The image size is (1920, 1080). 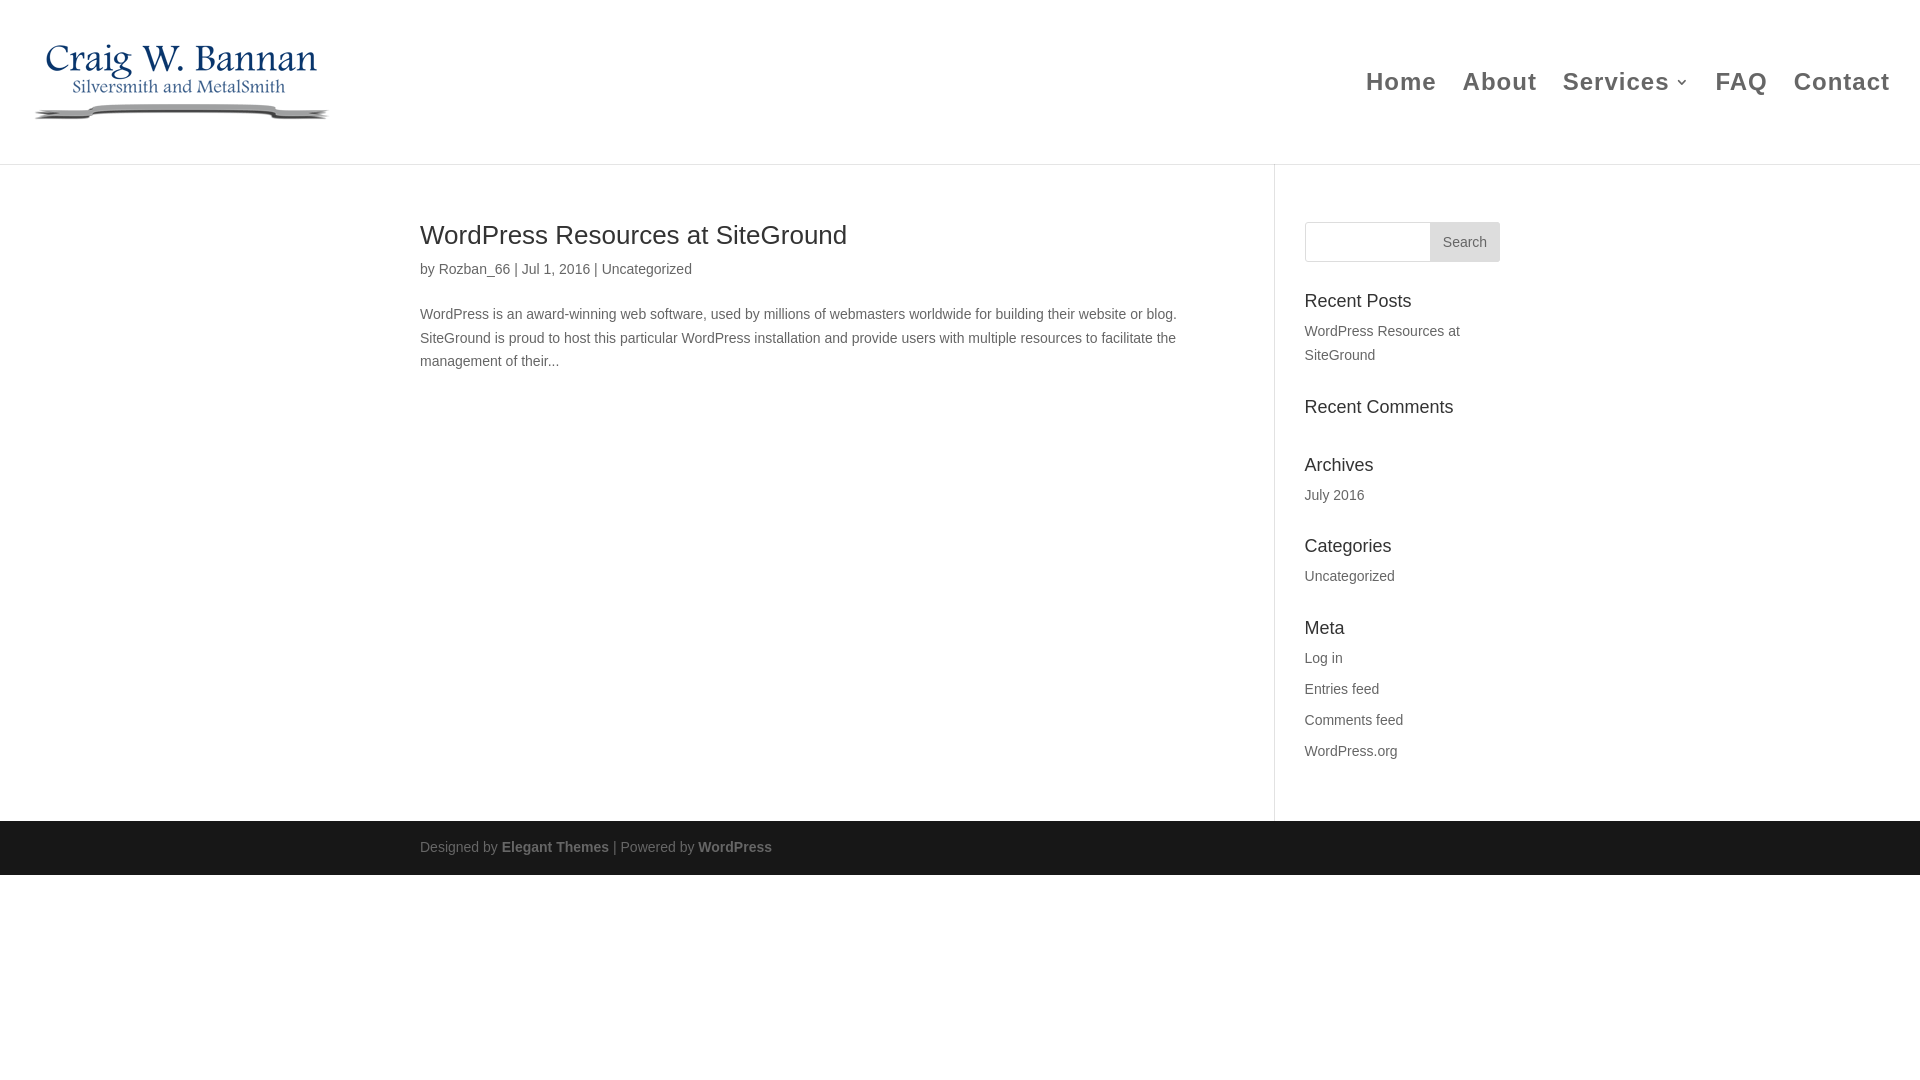 What do you see at coordinates (733, 847) in the screenshot?
I see `'WordPress'` at bounding box center [733, 847].